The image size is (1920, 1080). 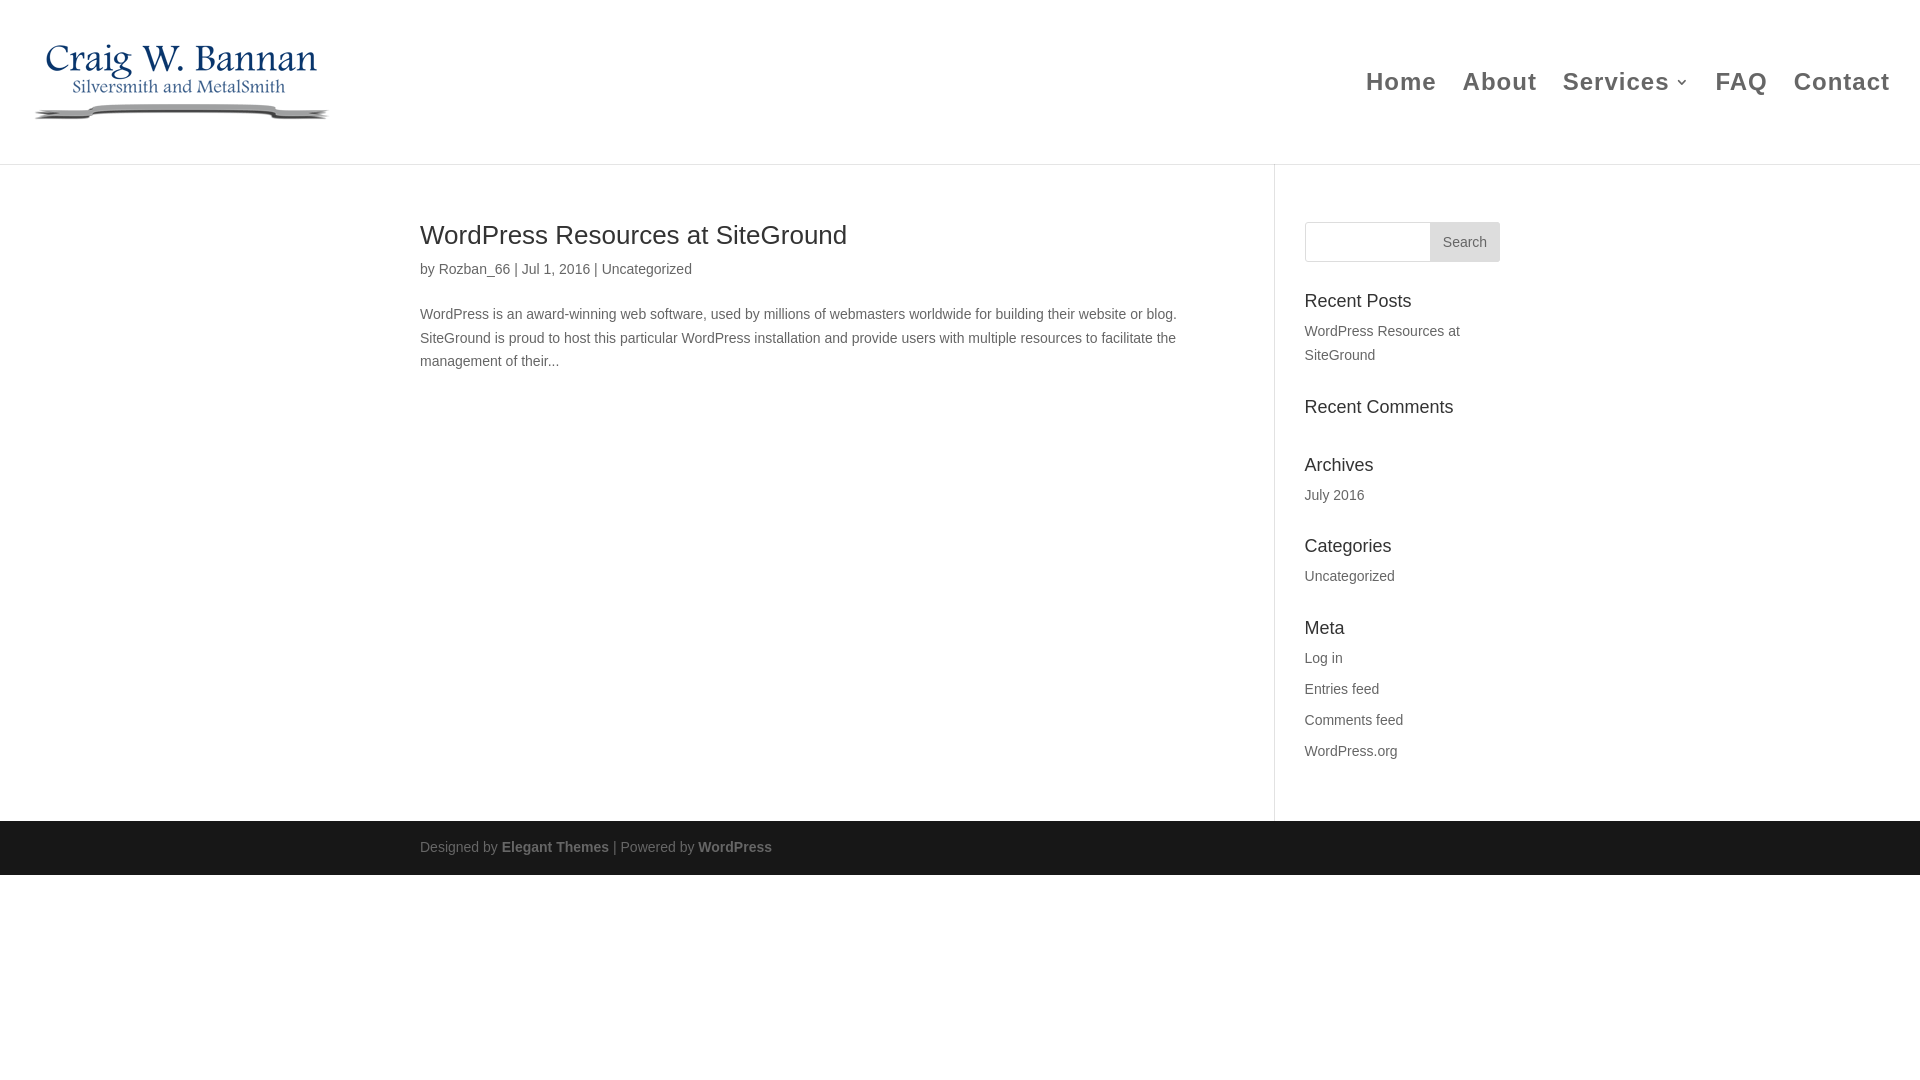 What do you see at coordinates (733, 847) in the screenshot?
I see `'WordPress'` at bounding box center [733, 847].